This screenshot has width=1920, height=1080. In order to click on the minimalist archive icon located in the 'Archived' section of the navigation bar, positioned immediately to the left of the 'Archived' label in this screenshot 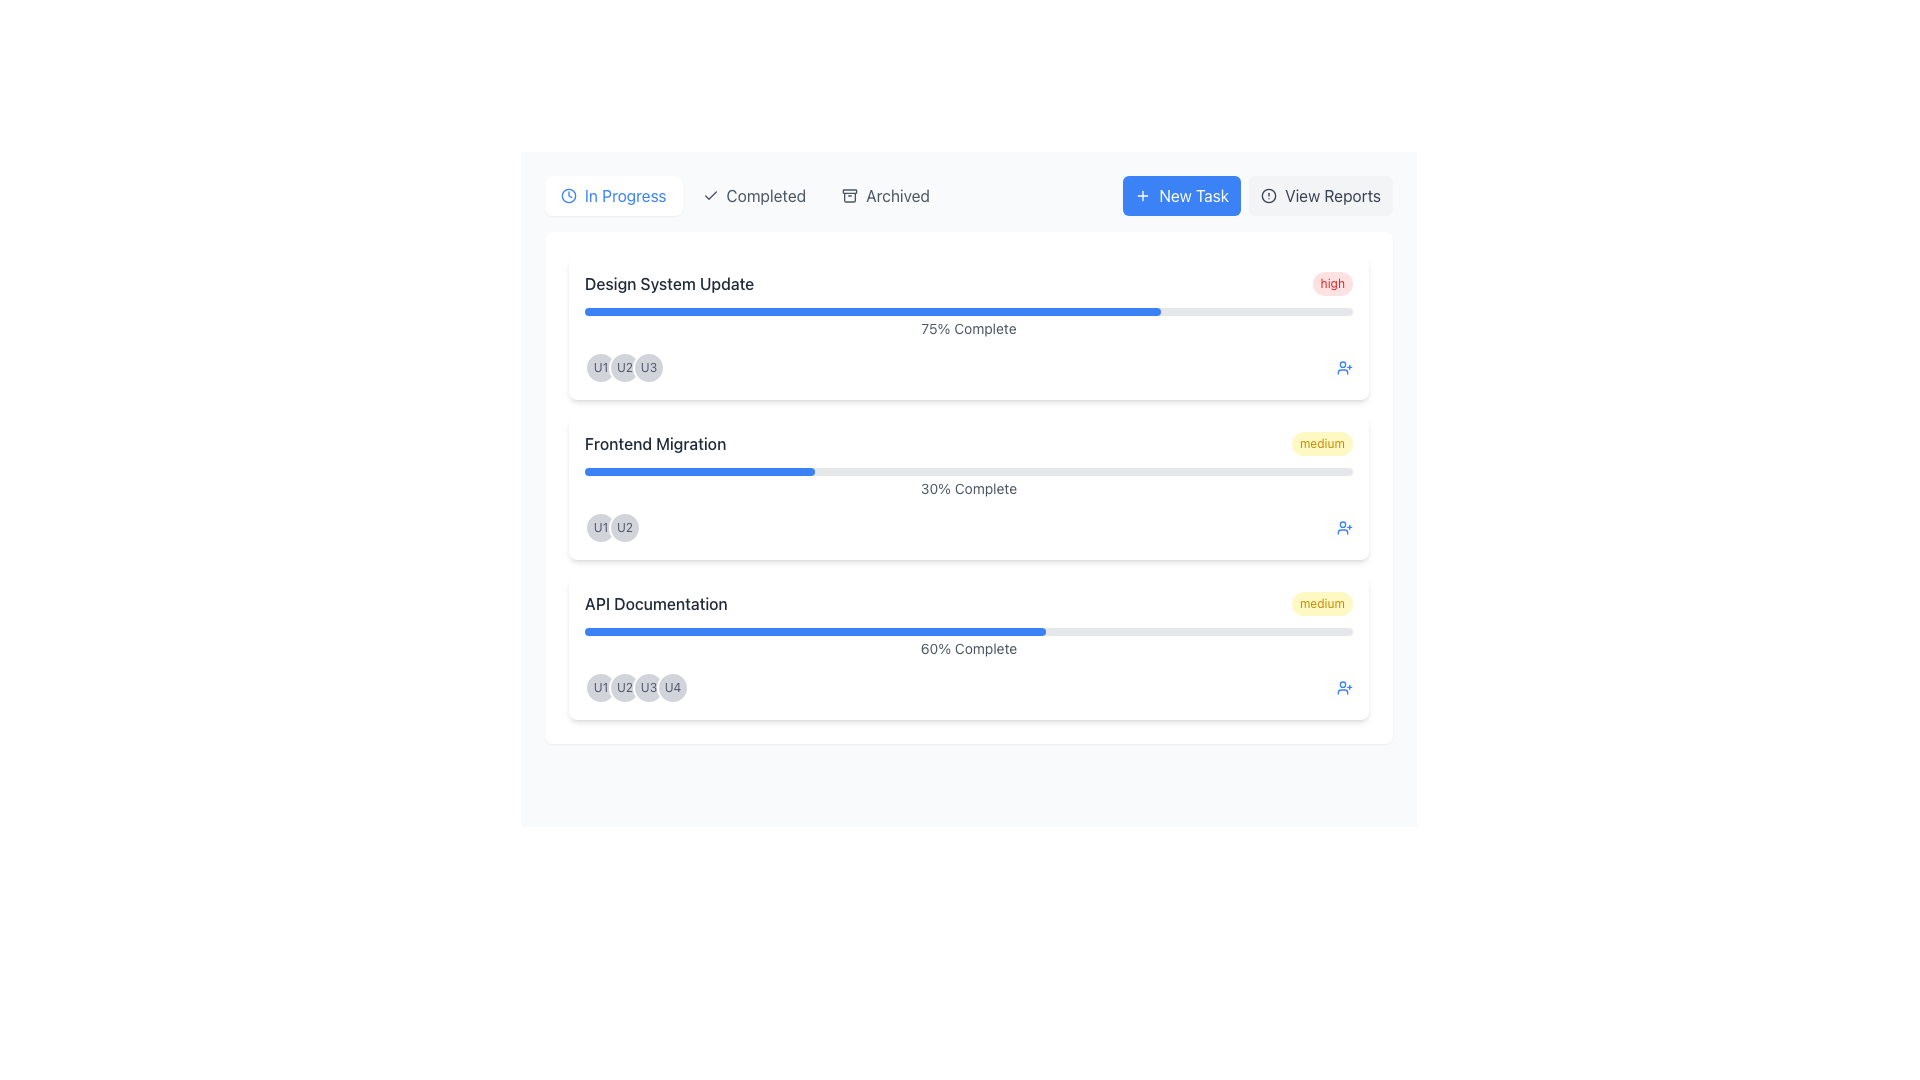, I will do `click(850, 196)`.